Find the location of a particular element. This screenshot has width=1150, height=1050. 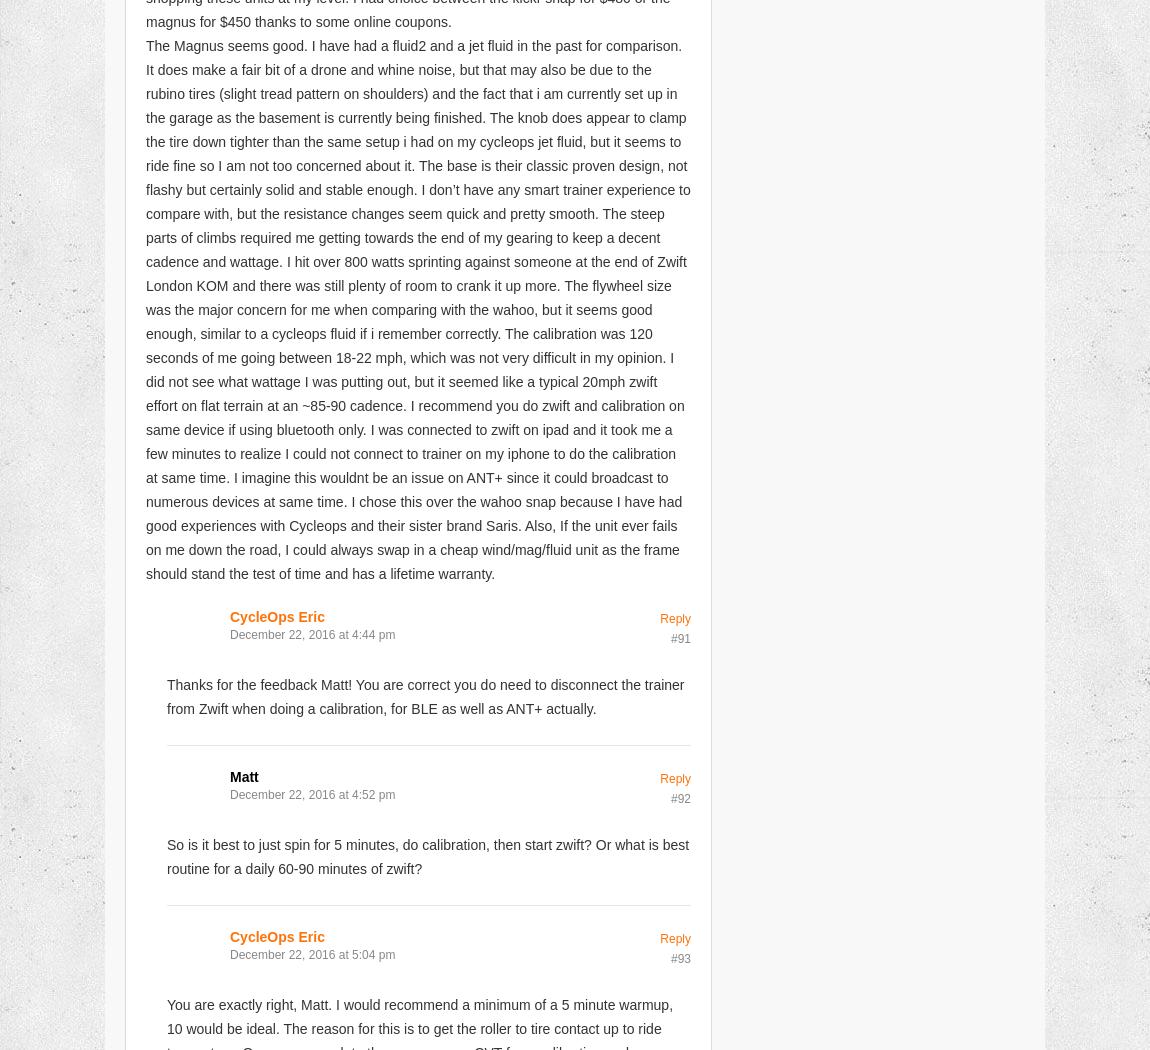

'Matt' is located at coordinates (229, 775).